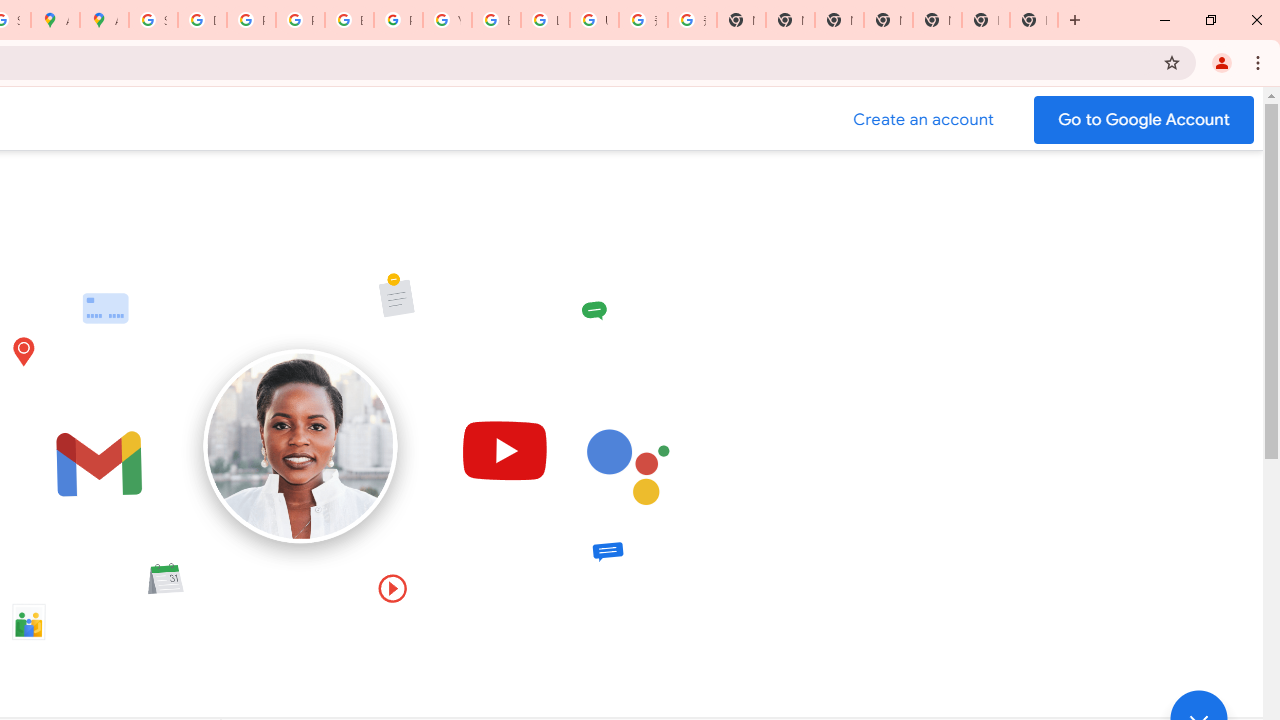  I want to click on 'YouTube', so click(446, 20).